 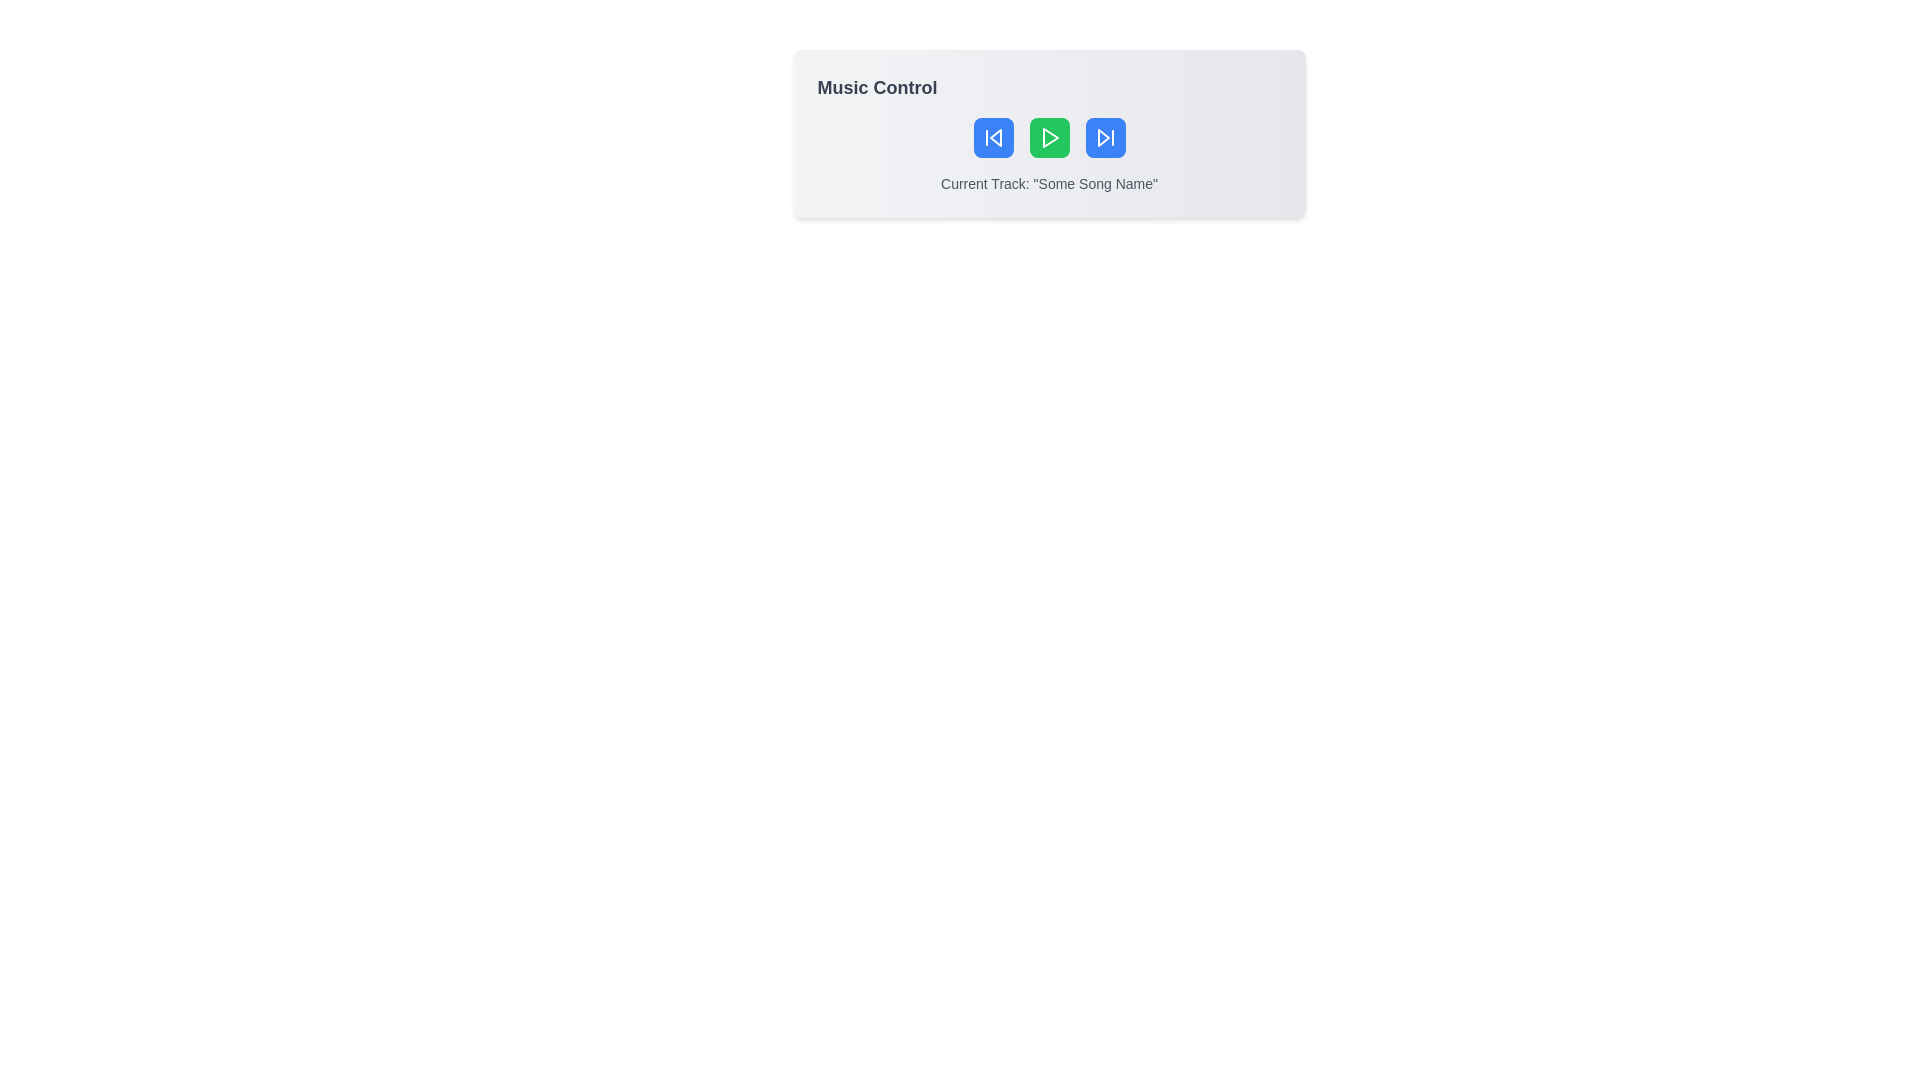 What do you see at coordinates (1104, 137) in the screenshot?
I see `the 'Skip Forward' button located on the rightmost side of a row of three buttons in the music control panel` at bounding box center [1104, 137].